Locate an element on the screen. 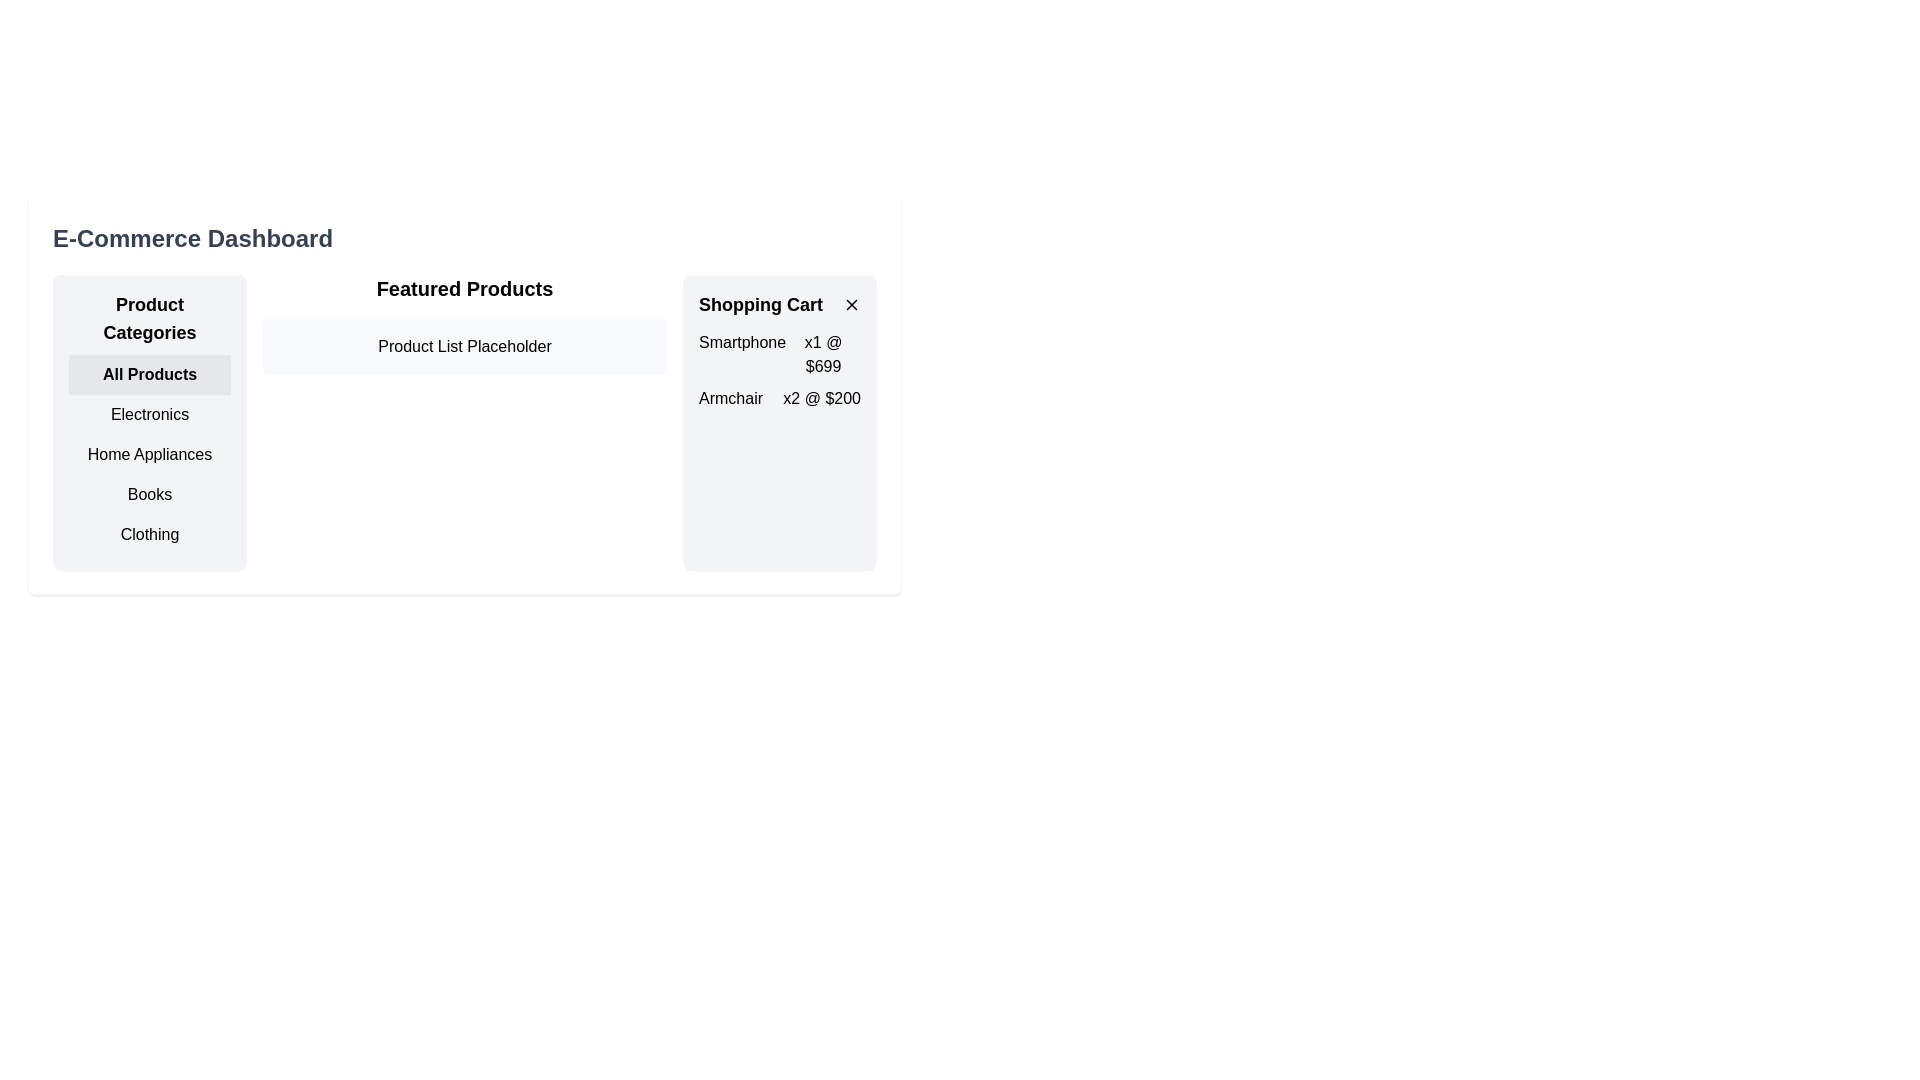 This screenshot has width=1920, height=1080. the close icon represented by an 'X' shape, located in the top-right section of the Shopping Cart box is located at coordinates (851, 304).